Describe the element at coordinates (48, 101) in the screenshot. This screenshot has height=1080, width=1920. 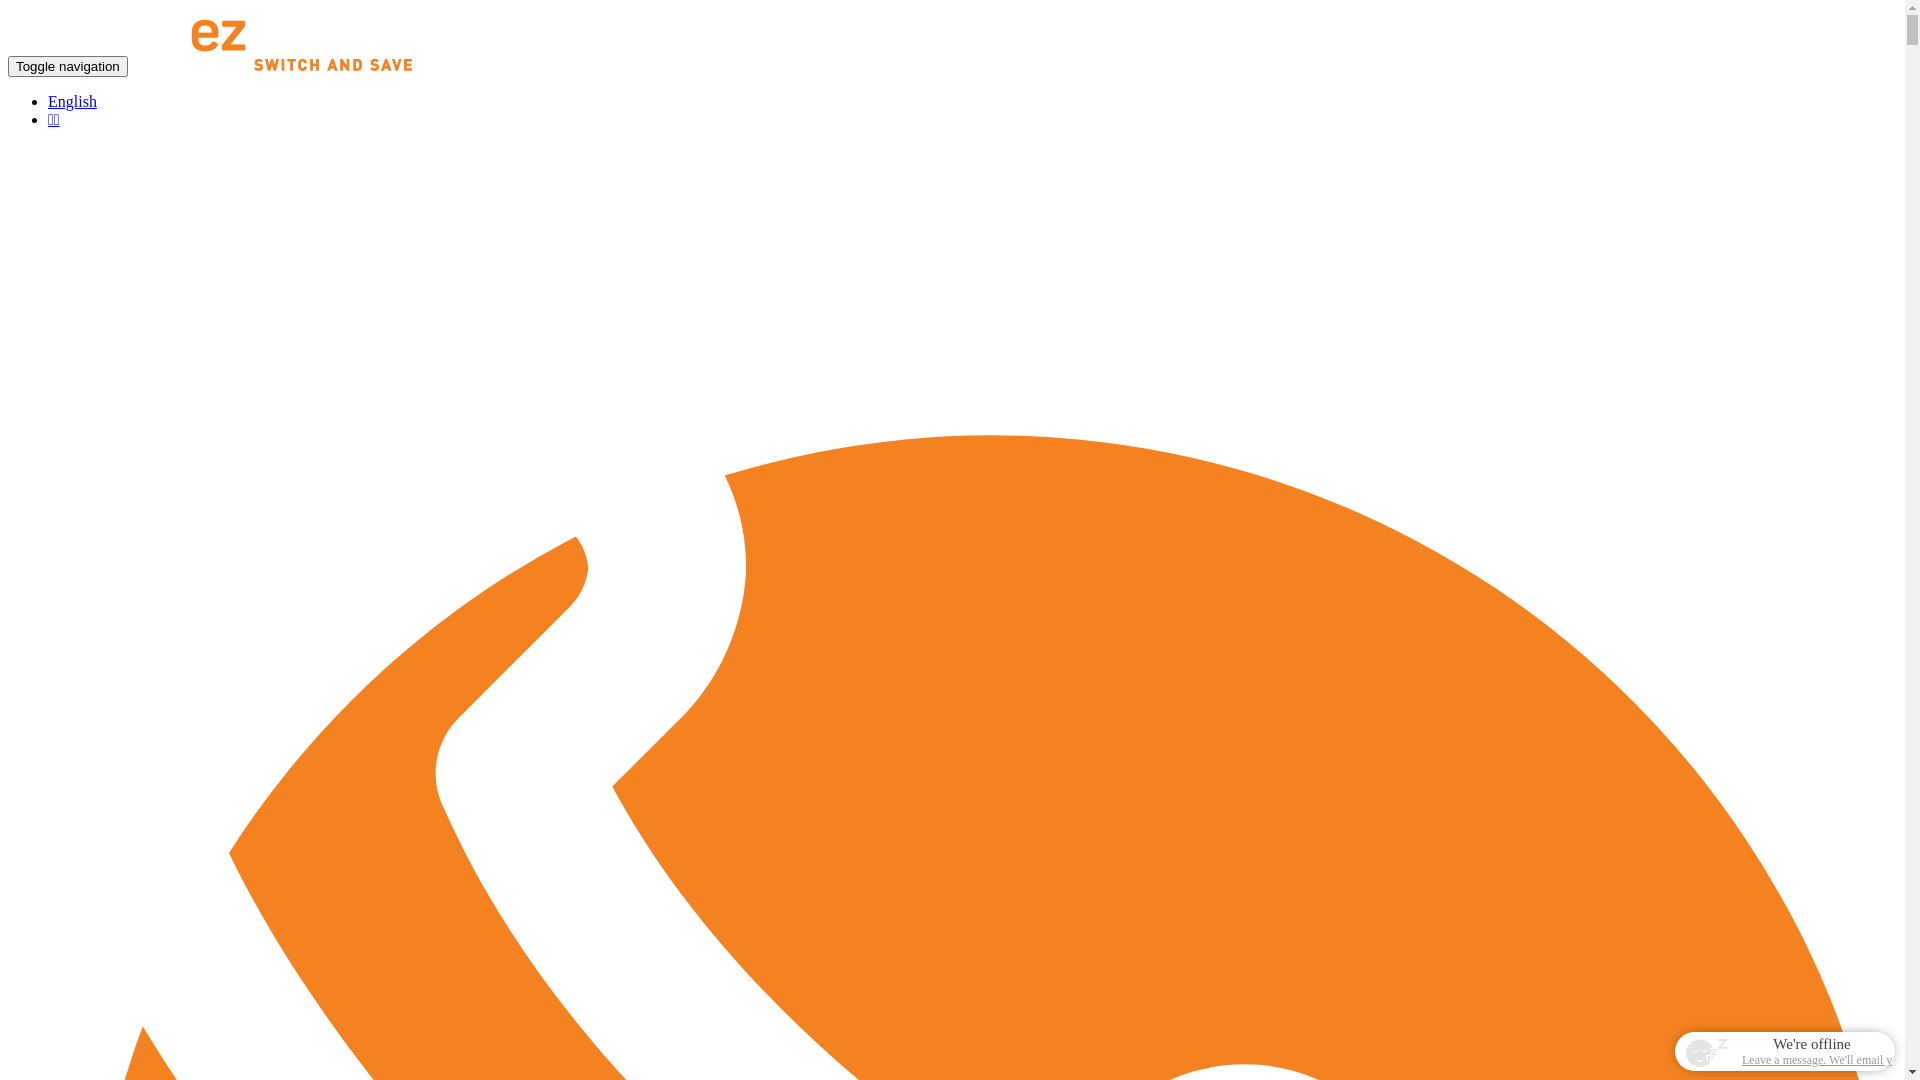
I see `'English'` at that location.